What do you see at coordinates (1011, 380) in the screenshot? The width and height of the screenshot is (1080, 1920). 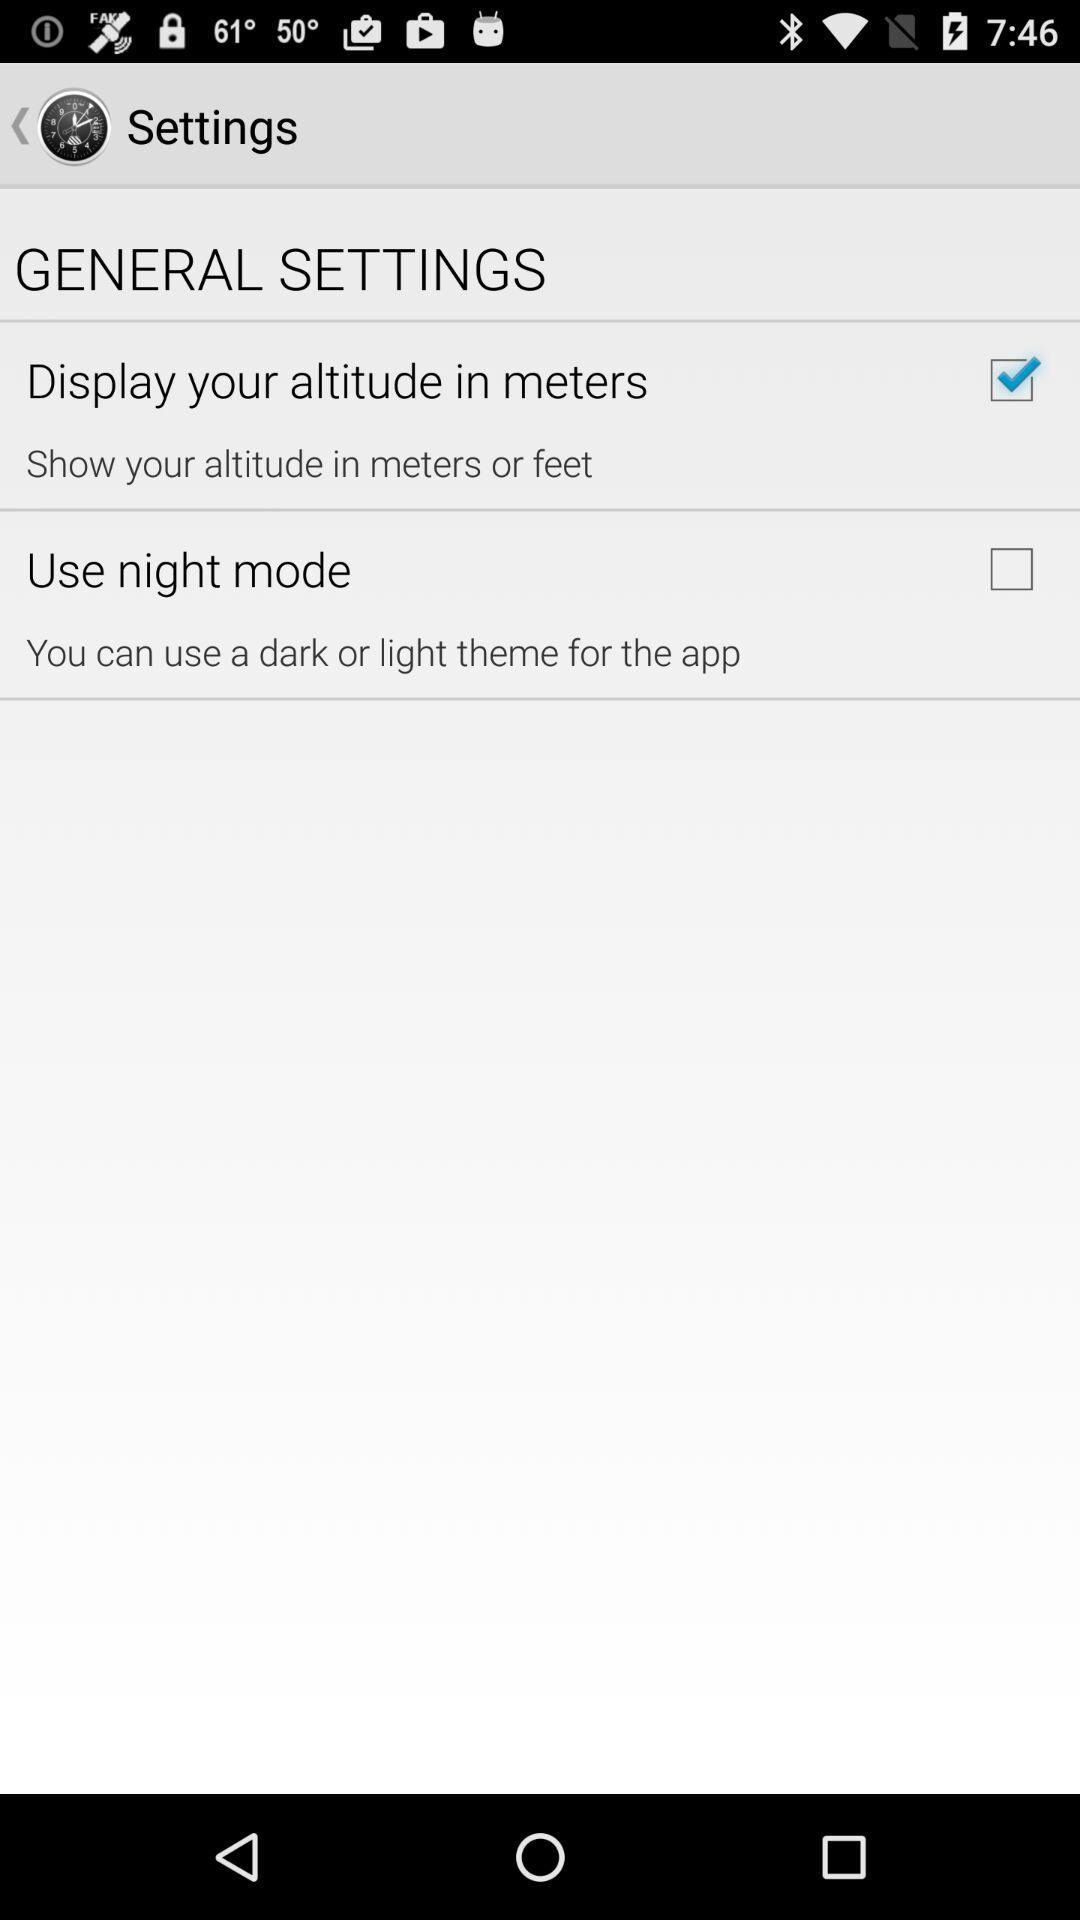 I see `checkbox checked` at bounding box center [1011, 380].